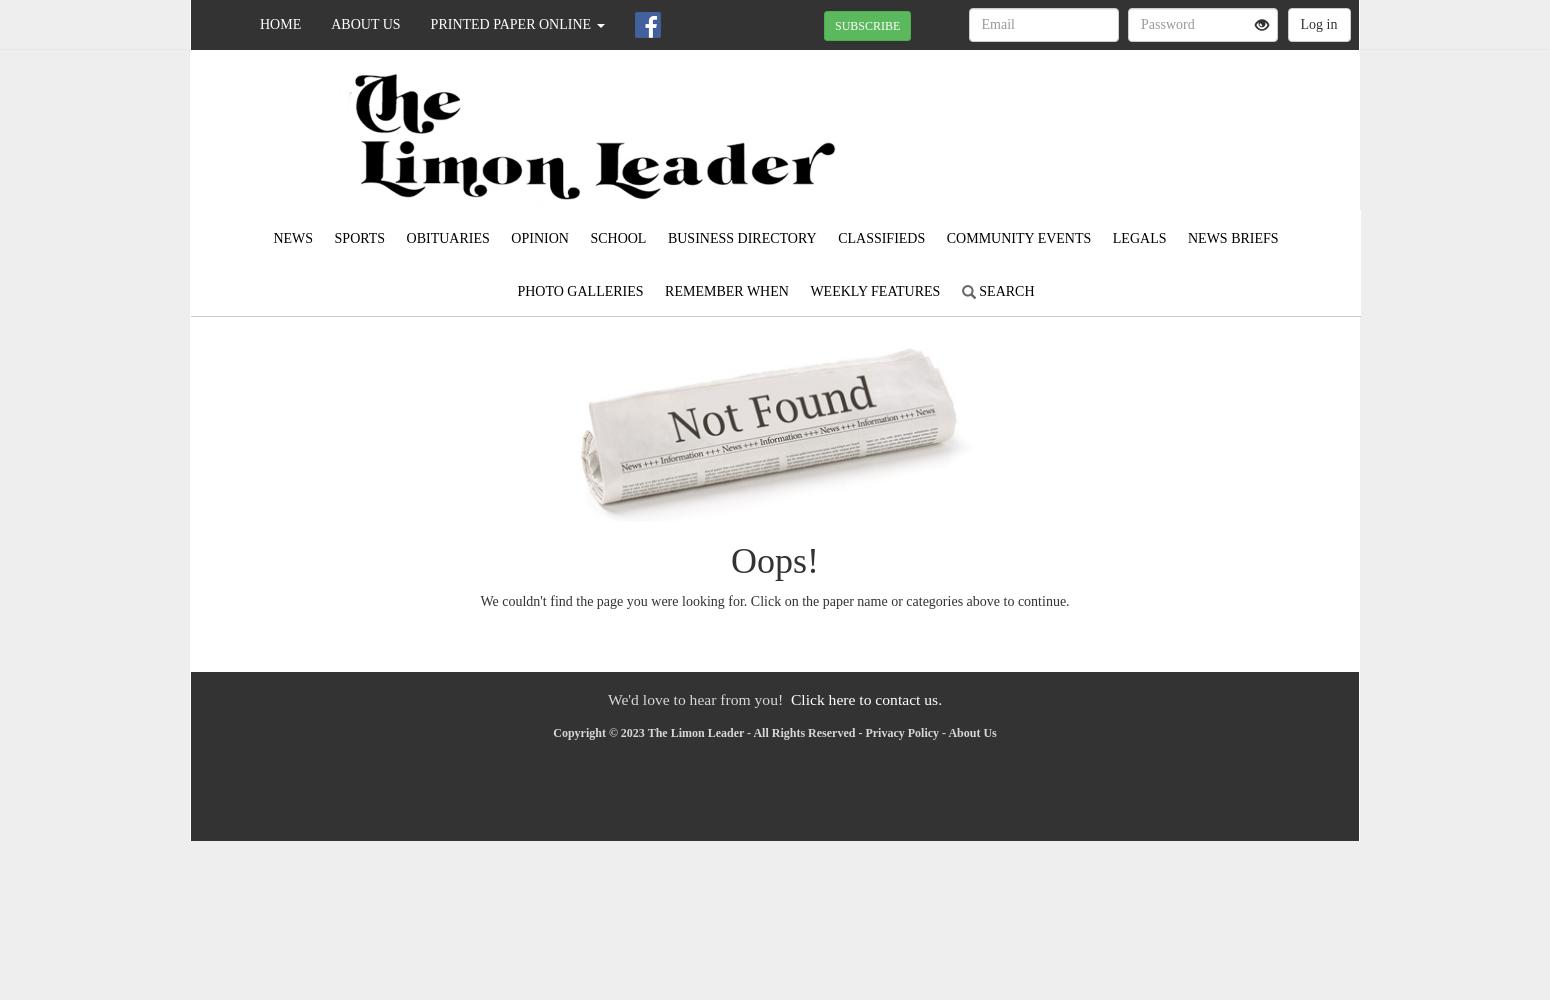  Describe the element at coordinates (292, 237) in the screenshot. I see `'News'` at that location.